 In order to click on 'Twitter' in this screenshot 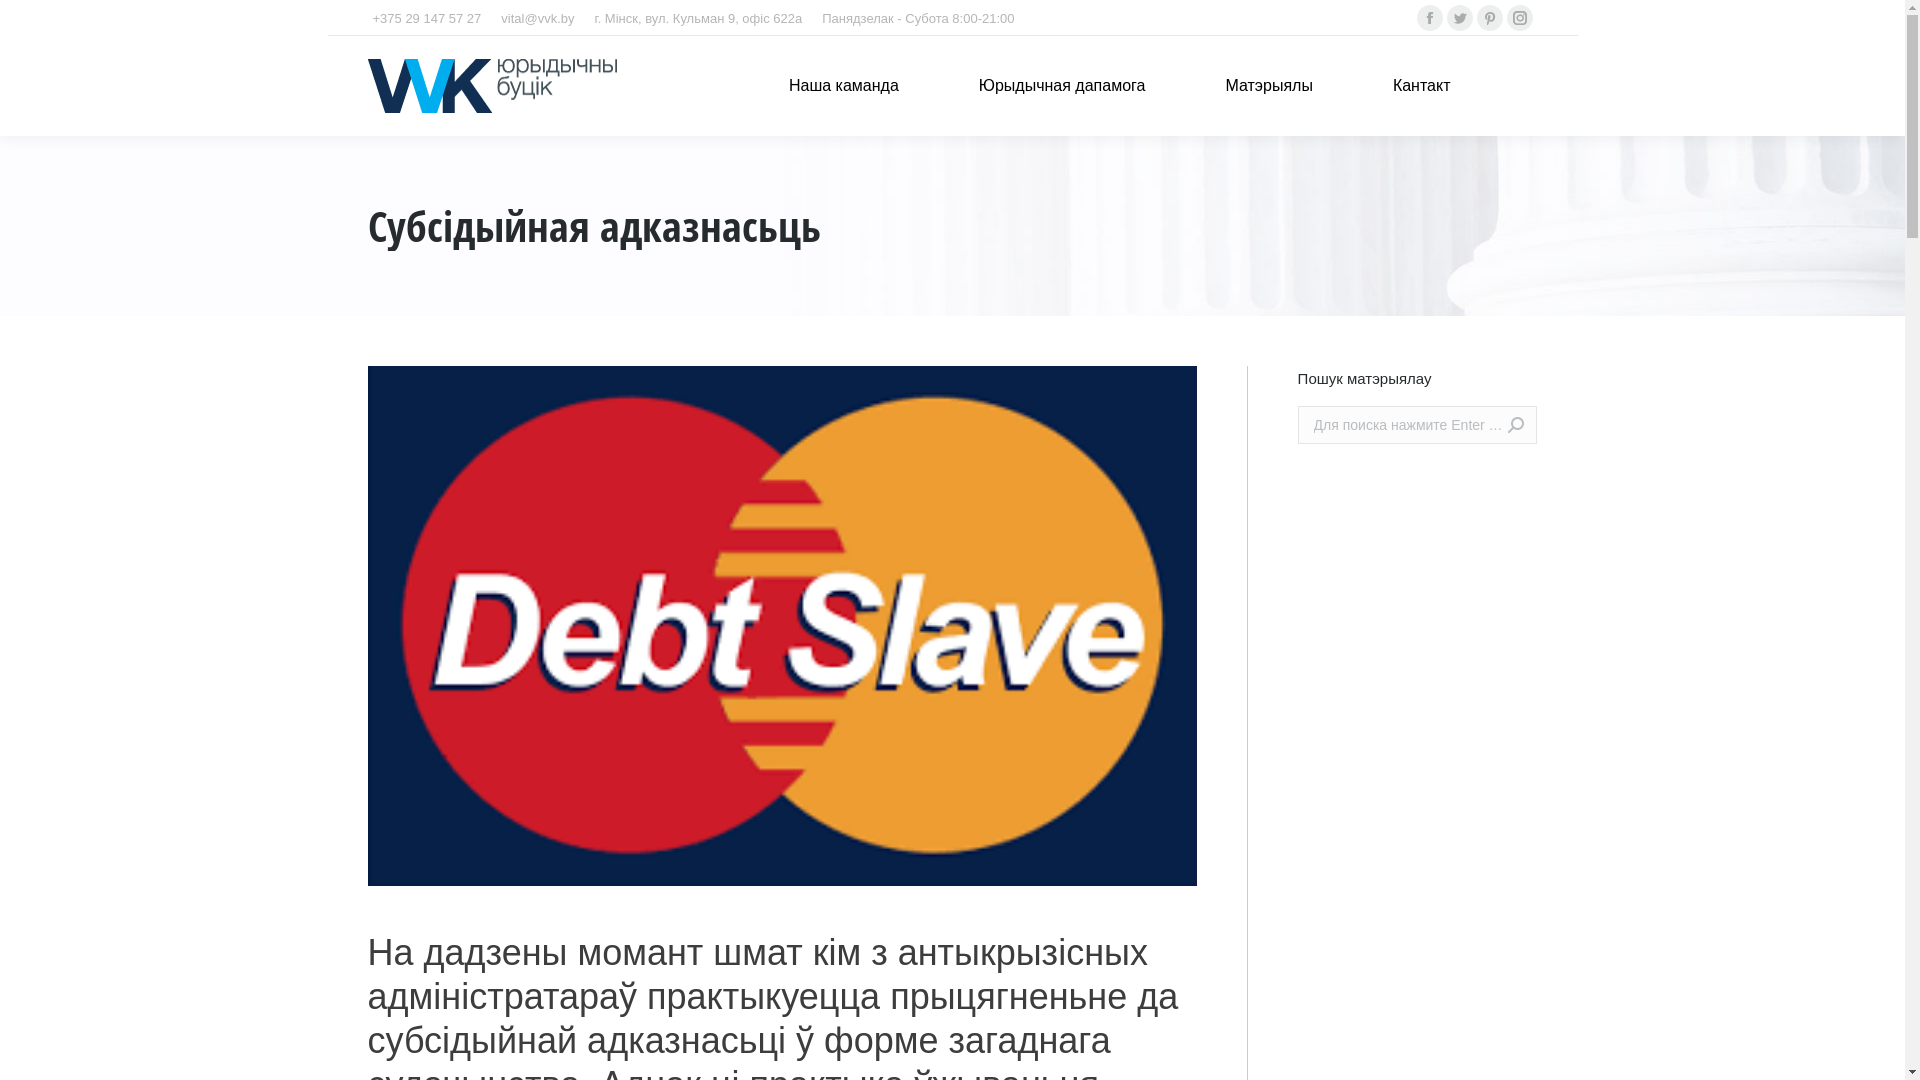, I will do `click(1459, 18)`.